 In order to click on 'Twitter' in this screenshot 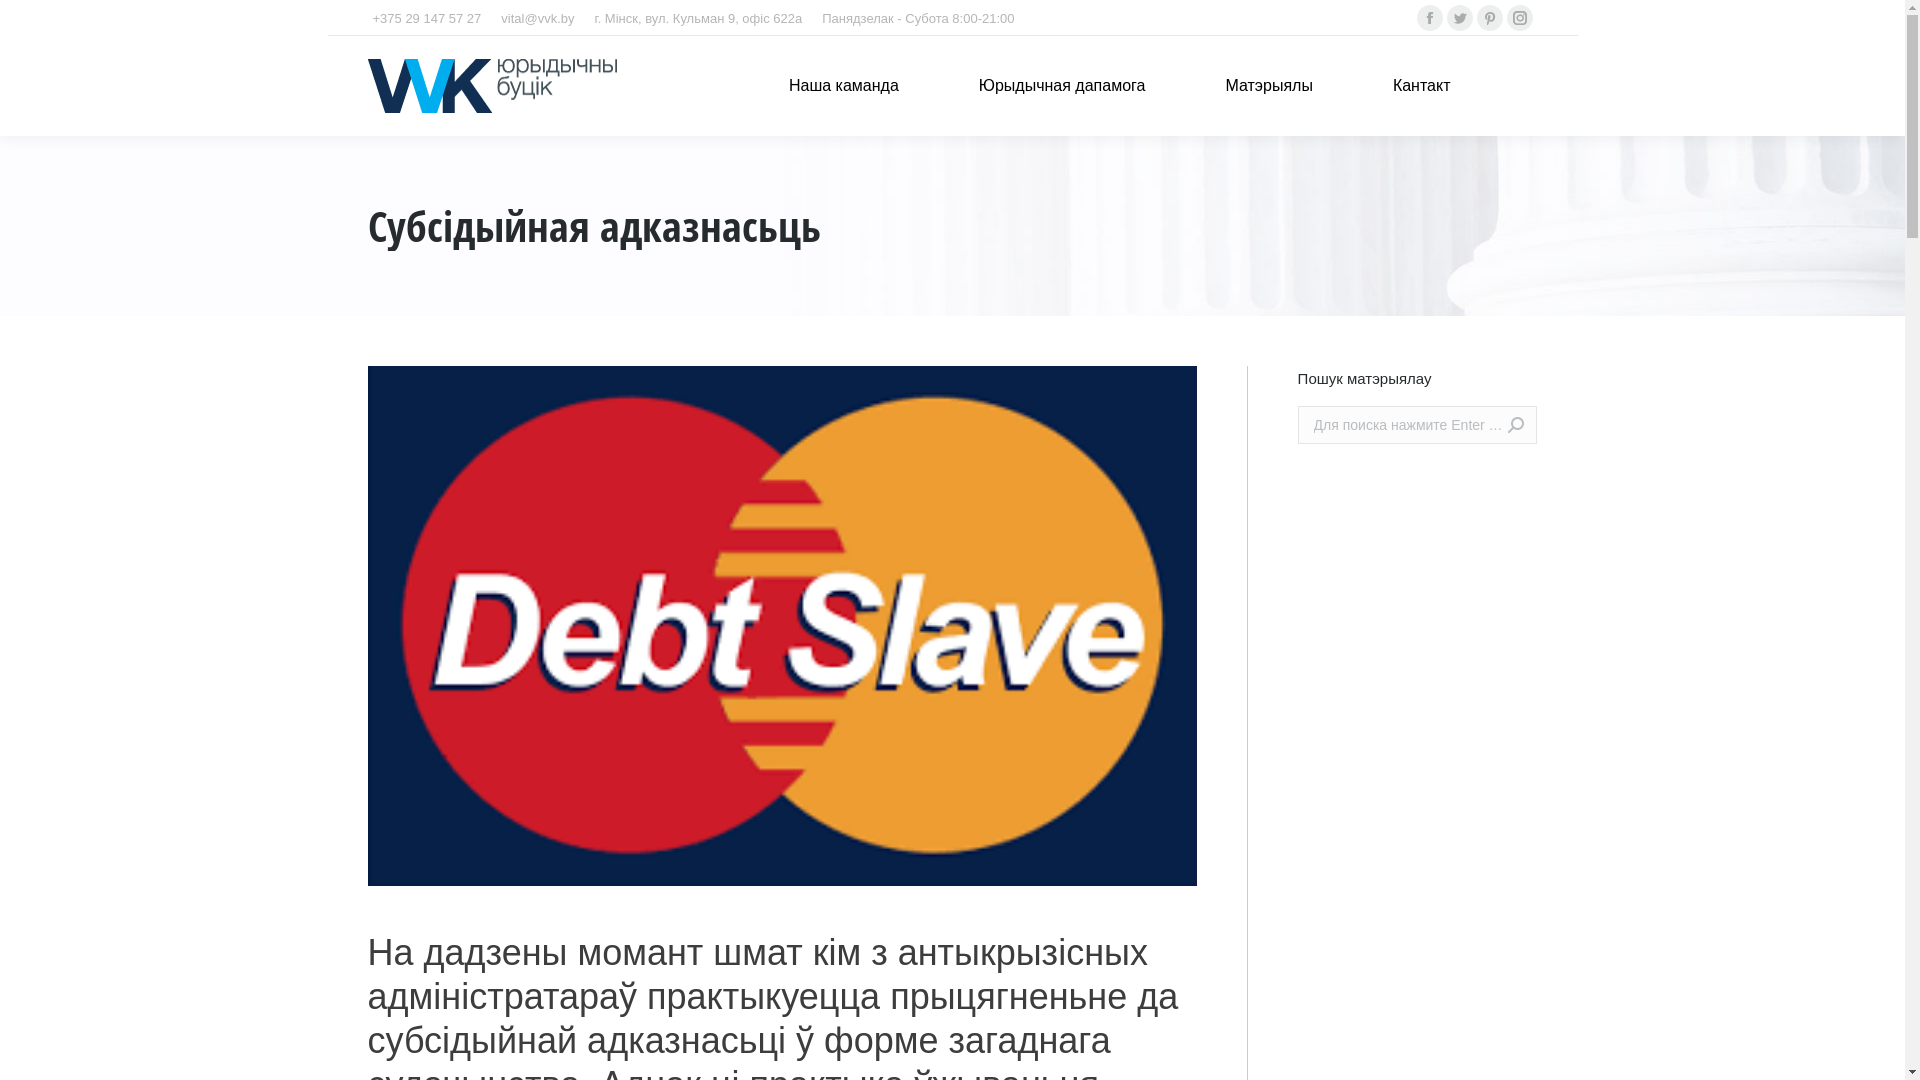, I will do `click(1459, 18)`.